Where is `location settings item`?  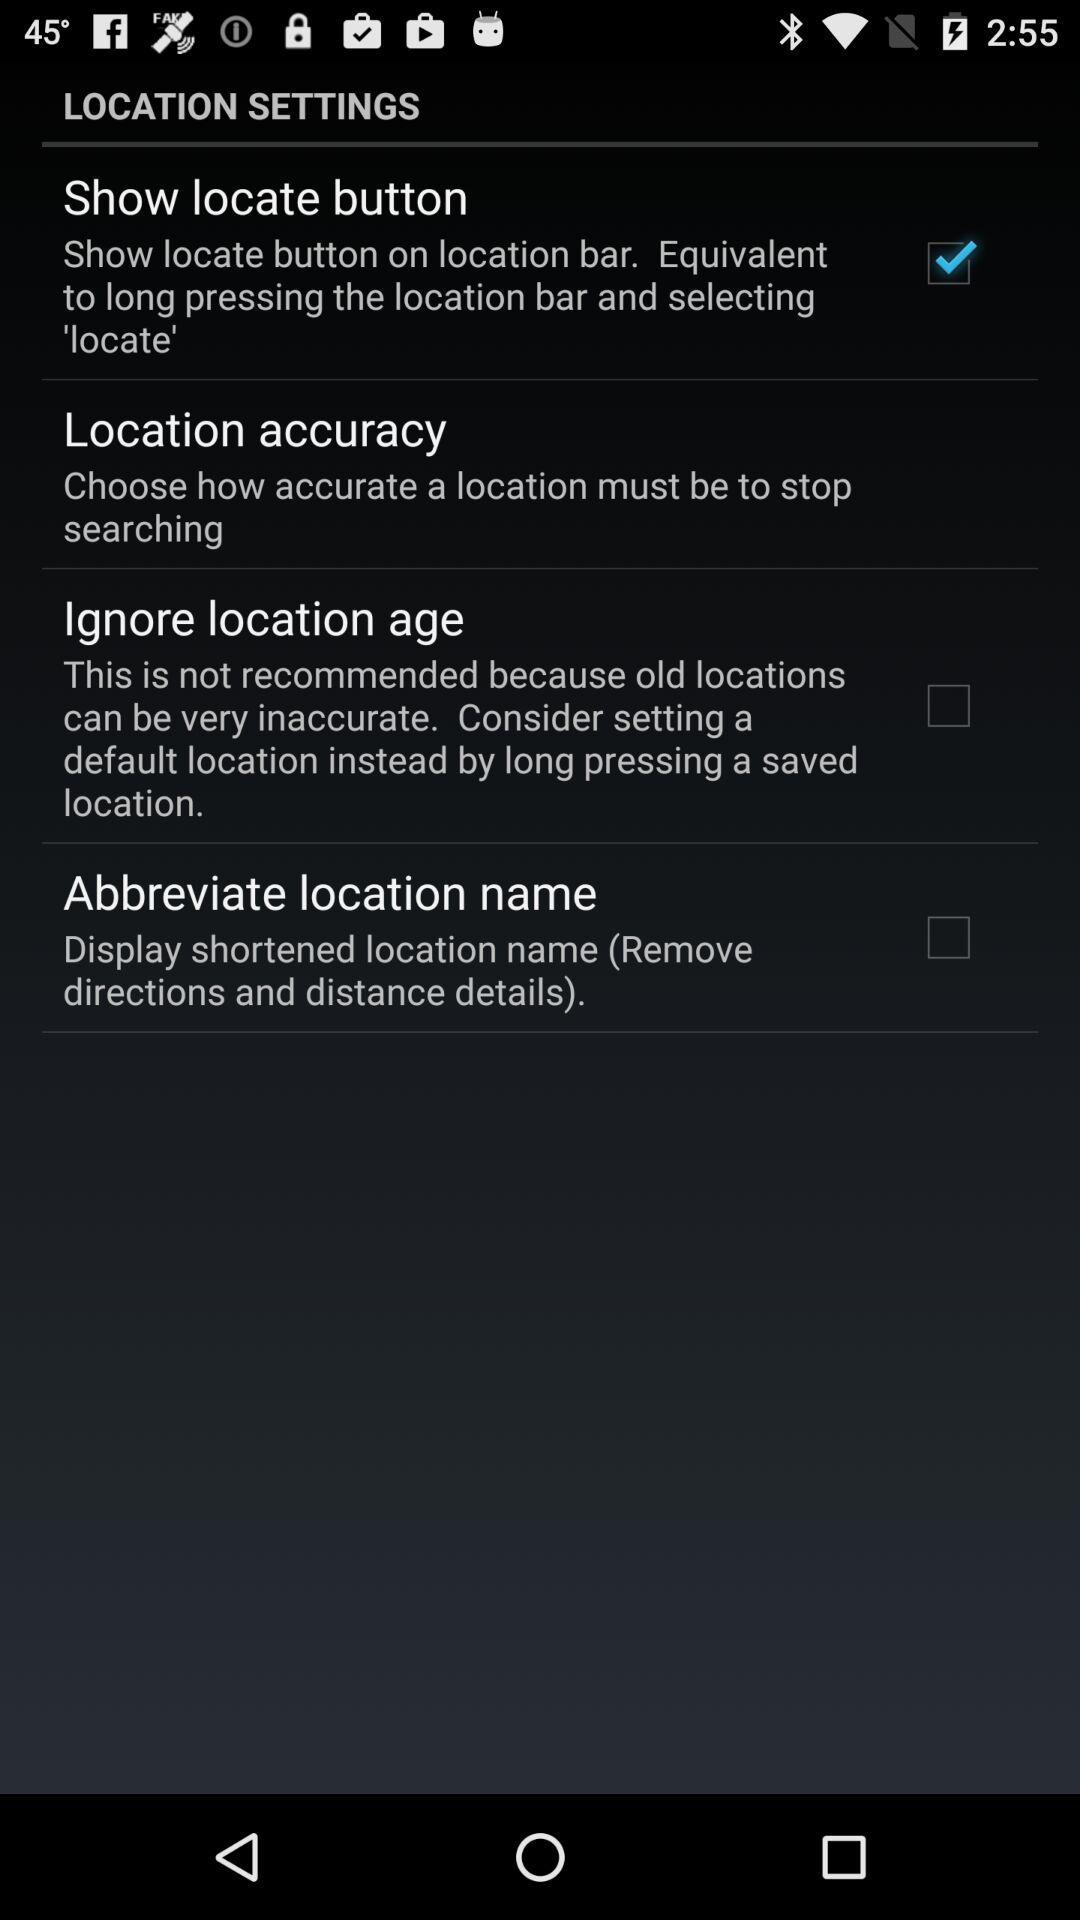
location settings item is located at coordinates (540, 104).